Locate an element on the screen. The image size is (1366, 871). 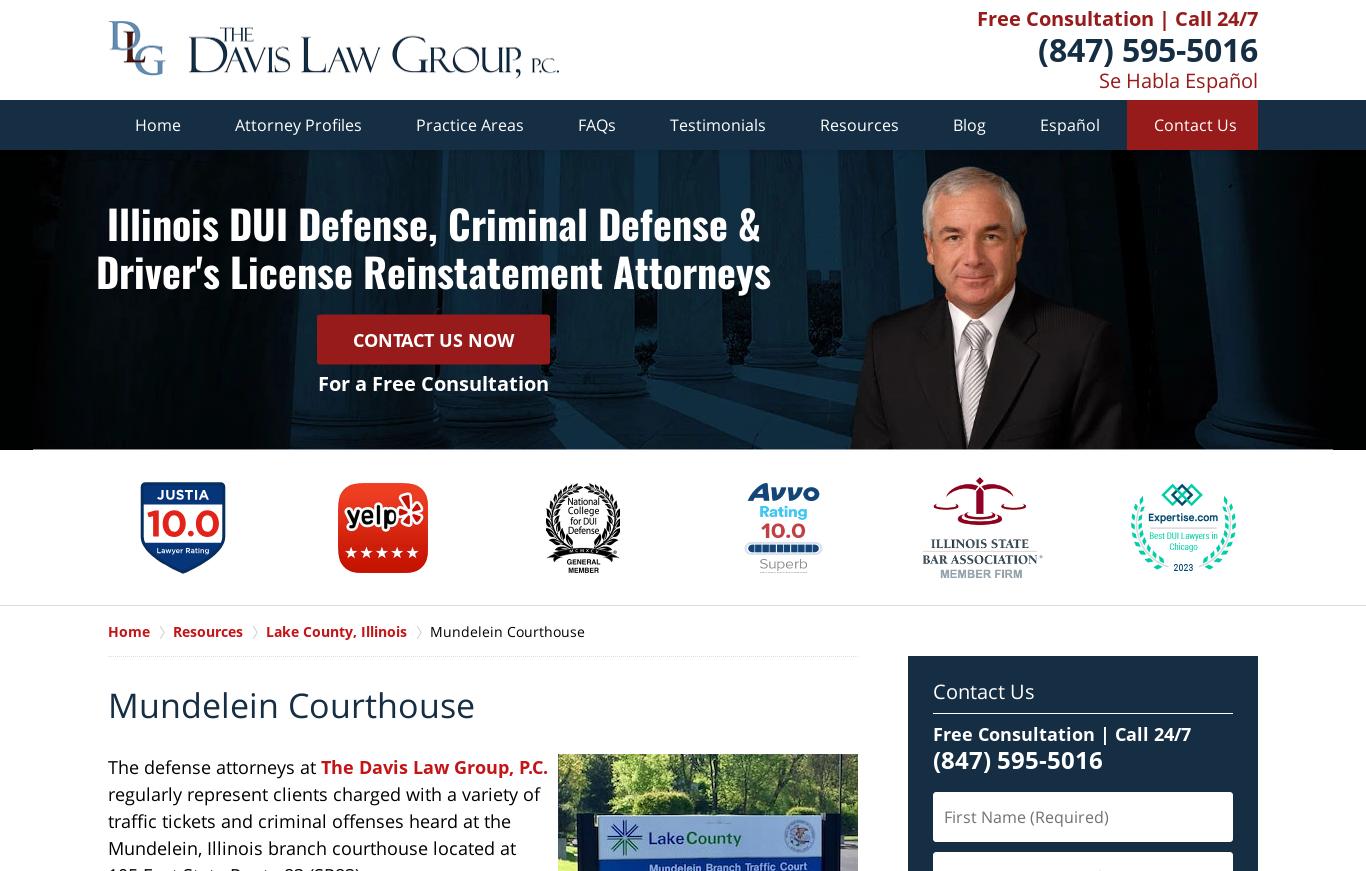
'Testimonials' is located at coordinates (717, 123).